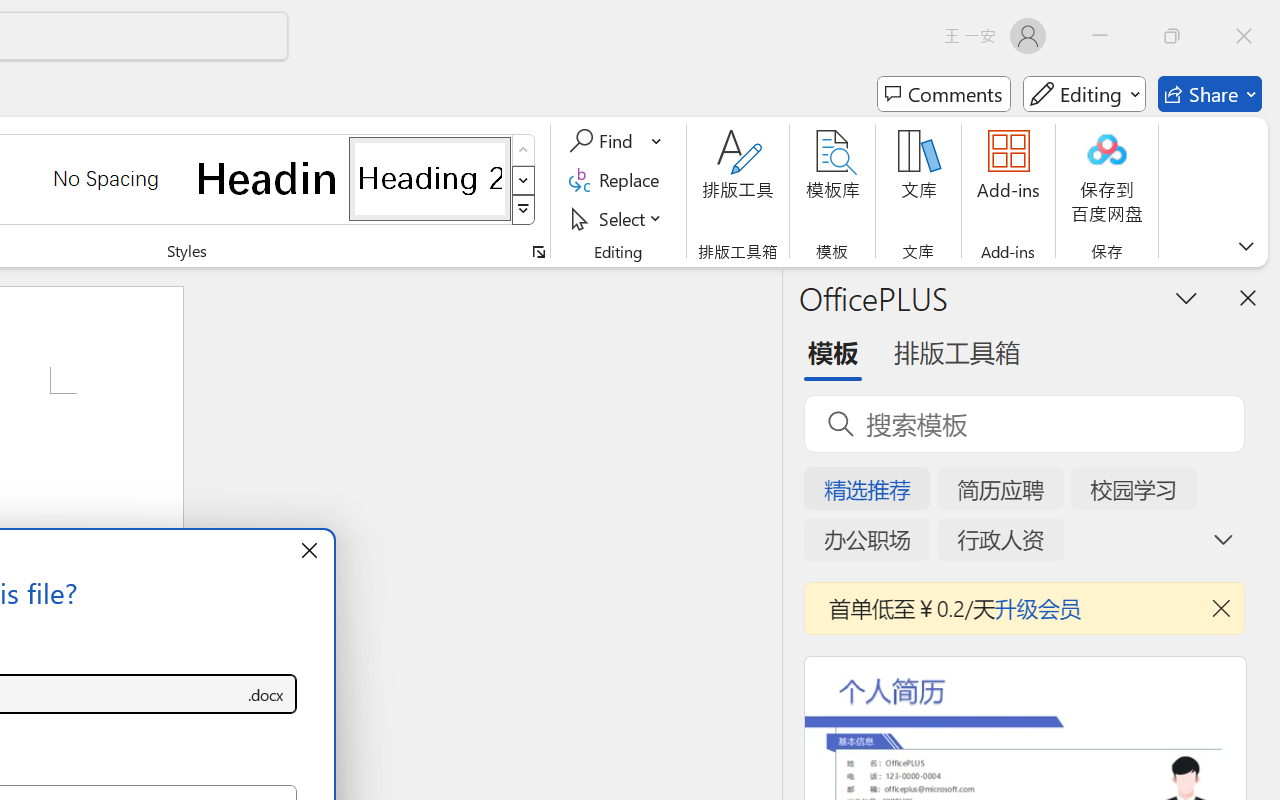  I want to click on 'Mode', so click(1083, 94).